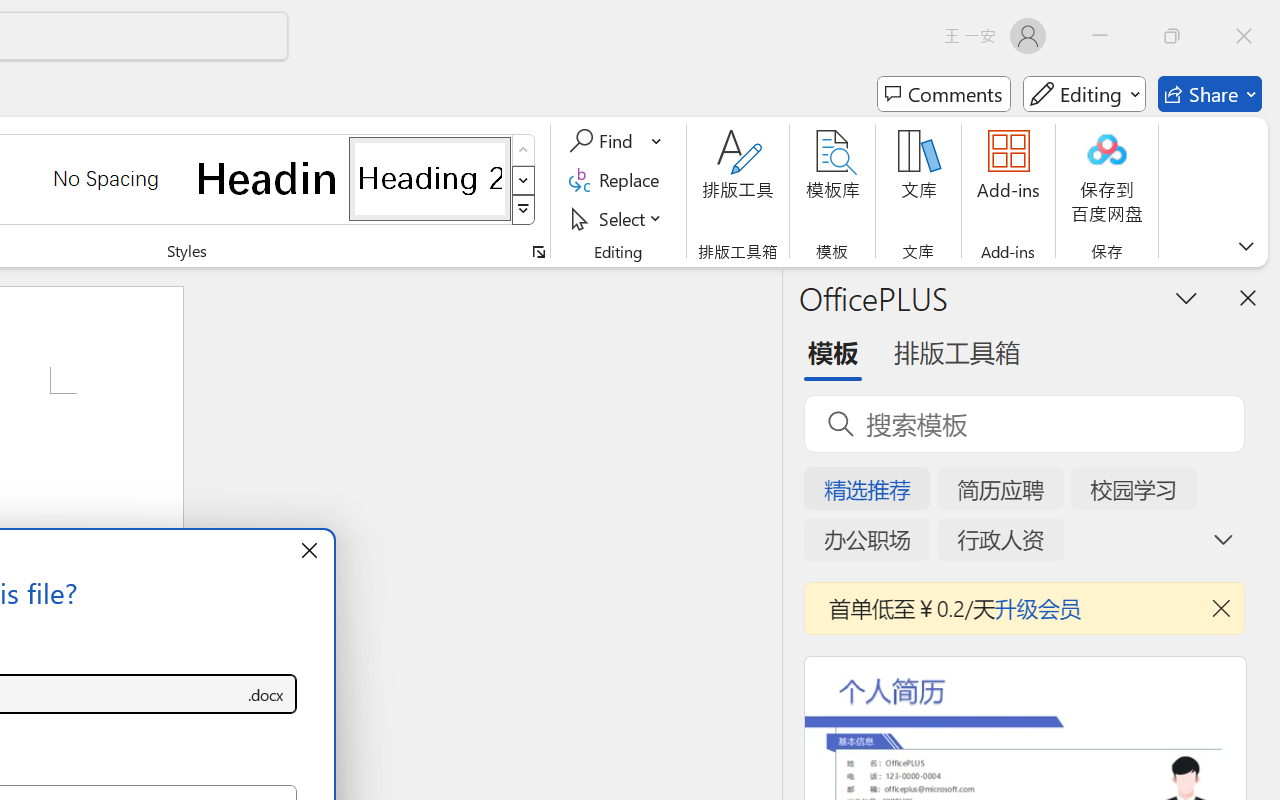  I want to click on 'Mode', so click(1083, 94).